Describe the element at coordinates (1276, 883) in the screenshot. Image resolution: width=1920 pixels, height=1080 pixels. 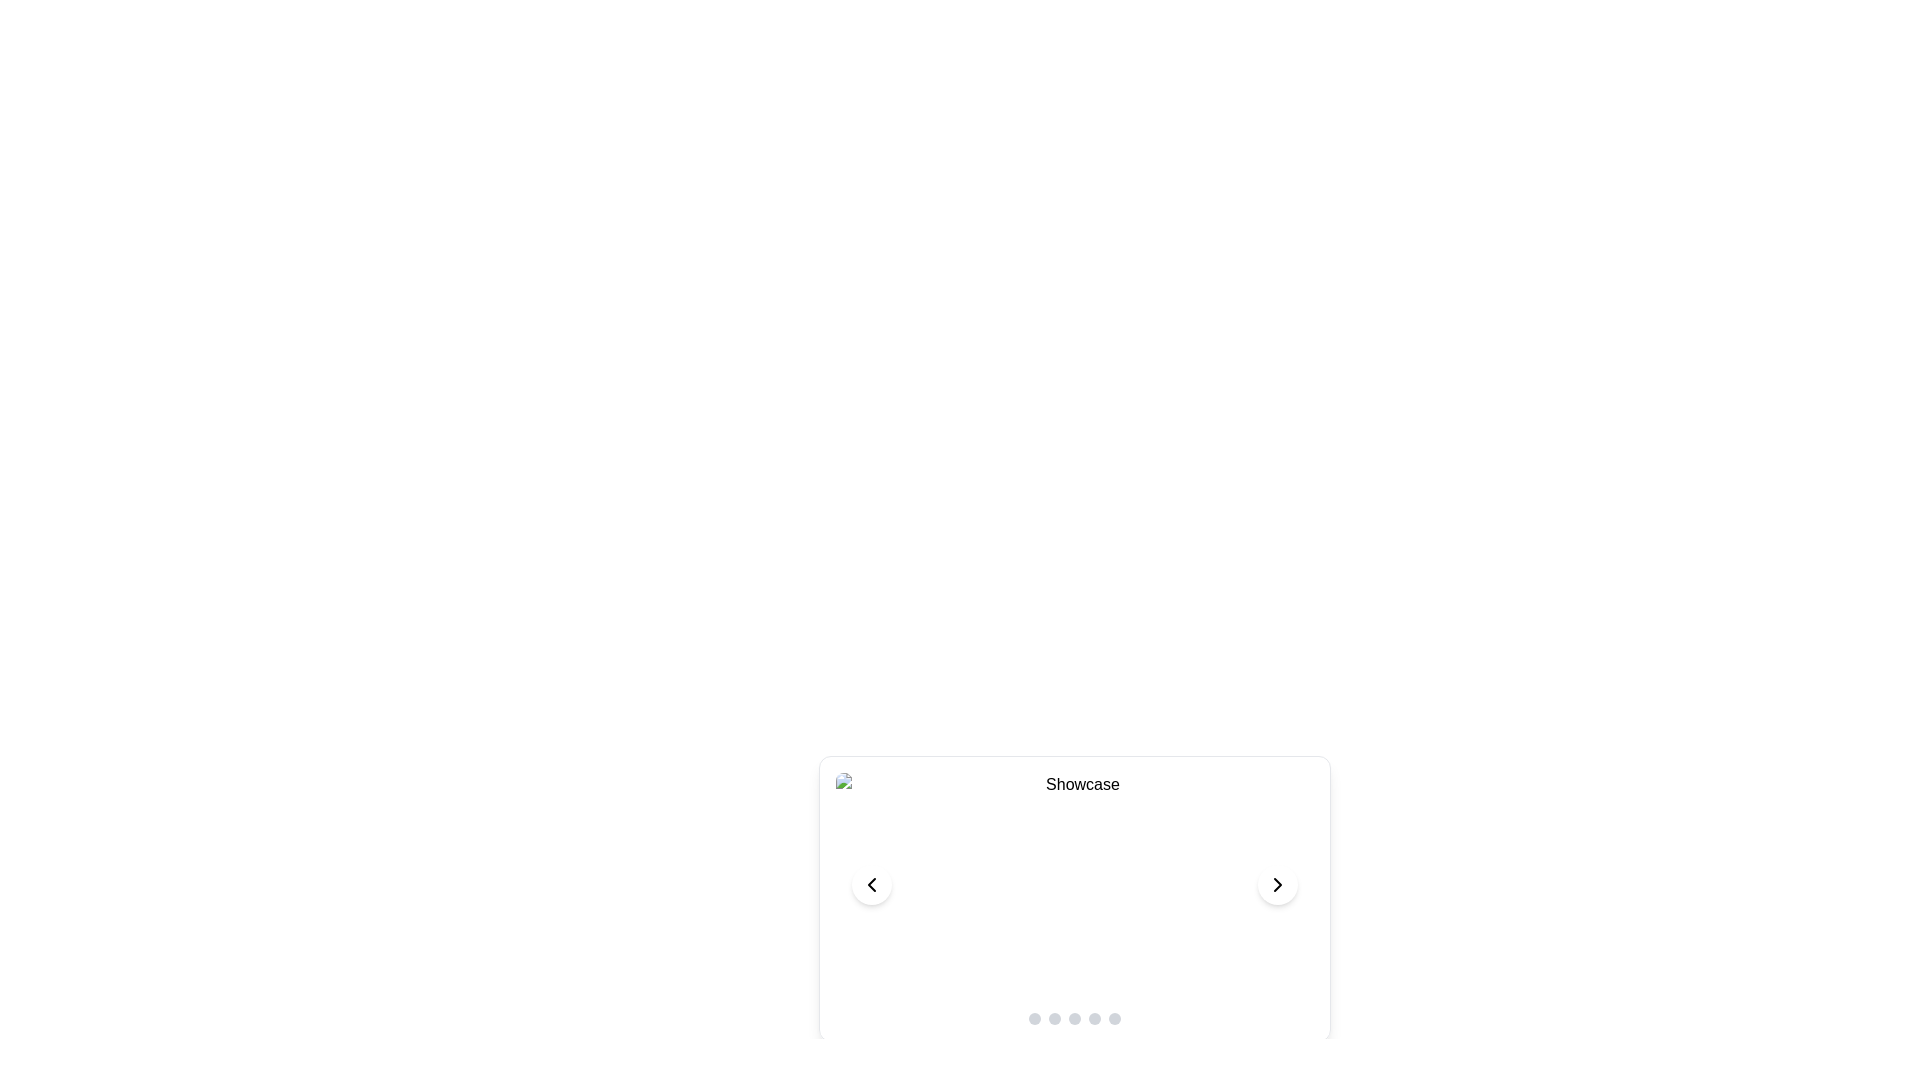
I see `the navigation button that advances the carousel or slideshow to the next item for keyboard navigation` at that location.